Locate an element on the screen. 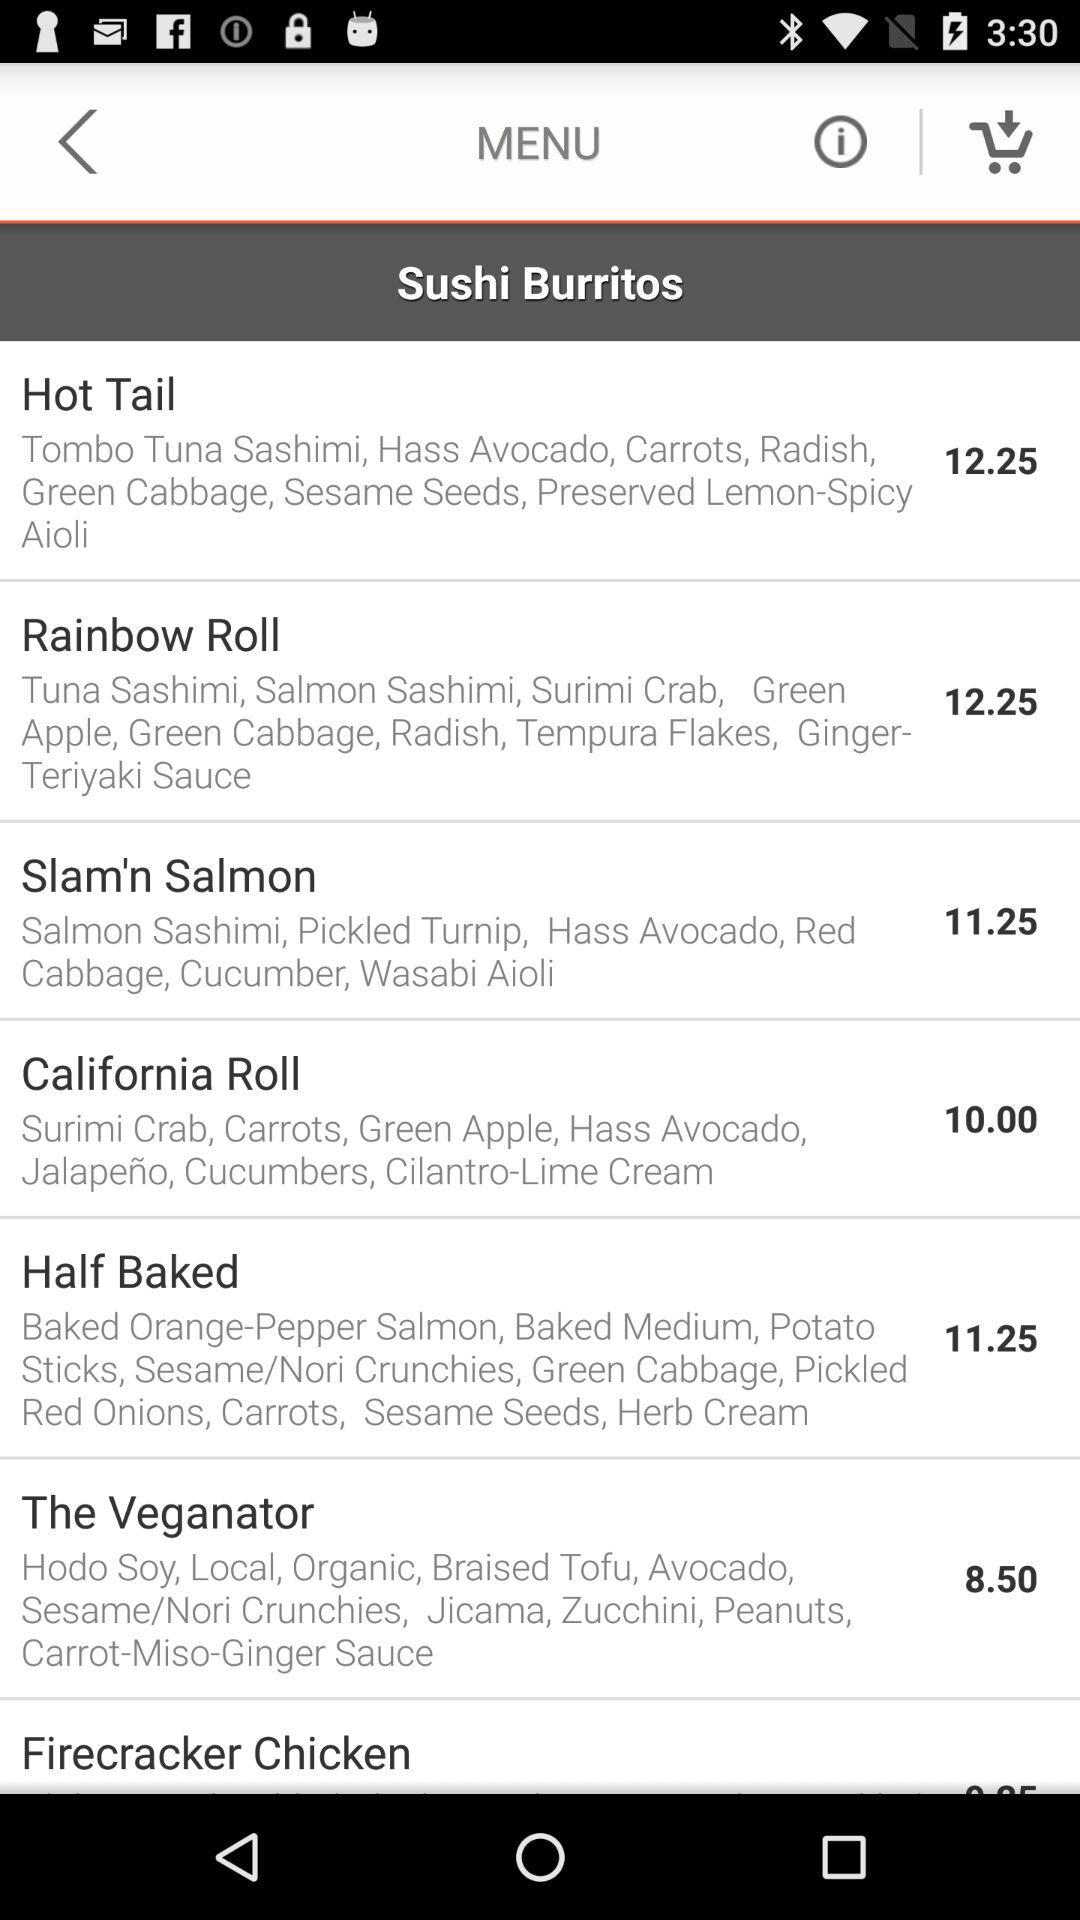 This screenshot has height=1920, width=1080. the app above california roll app is located at coordinates (540, 1019).